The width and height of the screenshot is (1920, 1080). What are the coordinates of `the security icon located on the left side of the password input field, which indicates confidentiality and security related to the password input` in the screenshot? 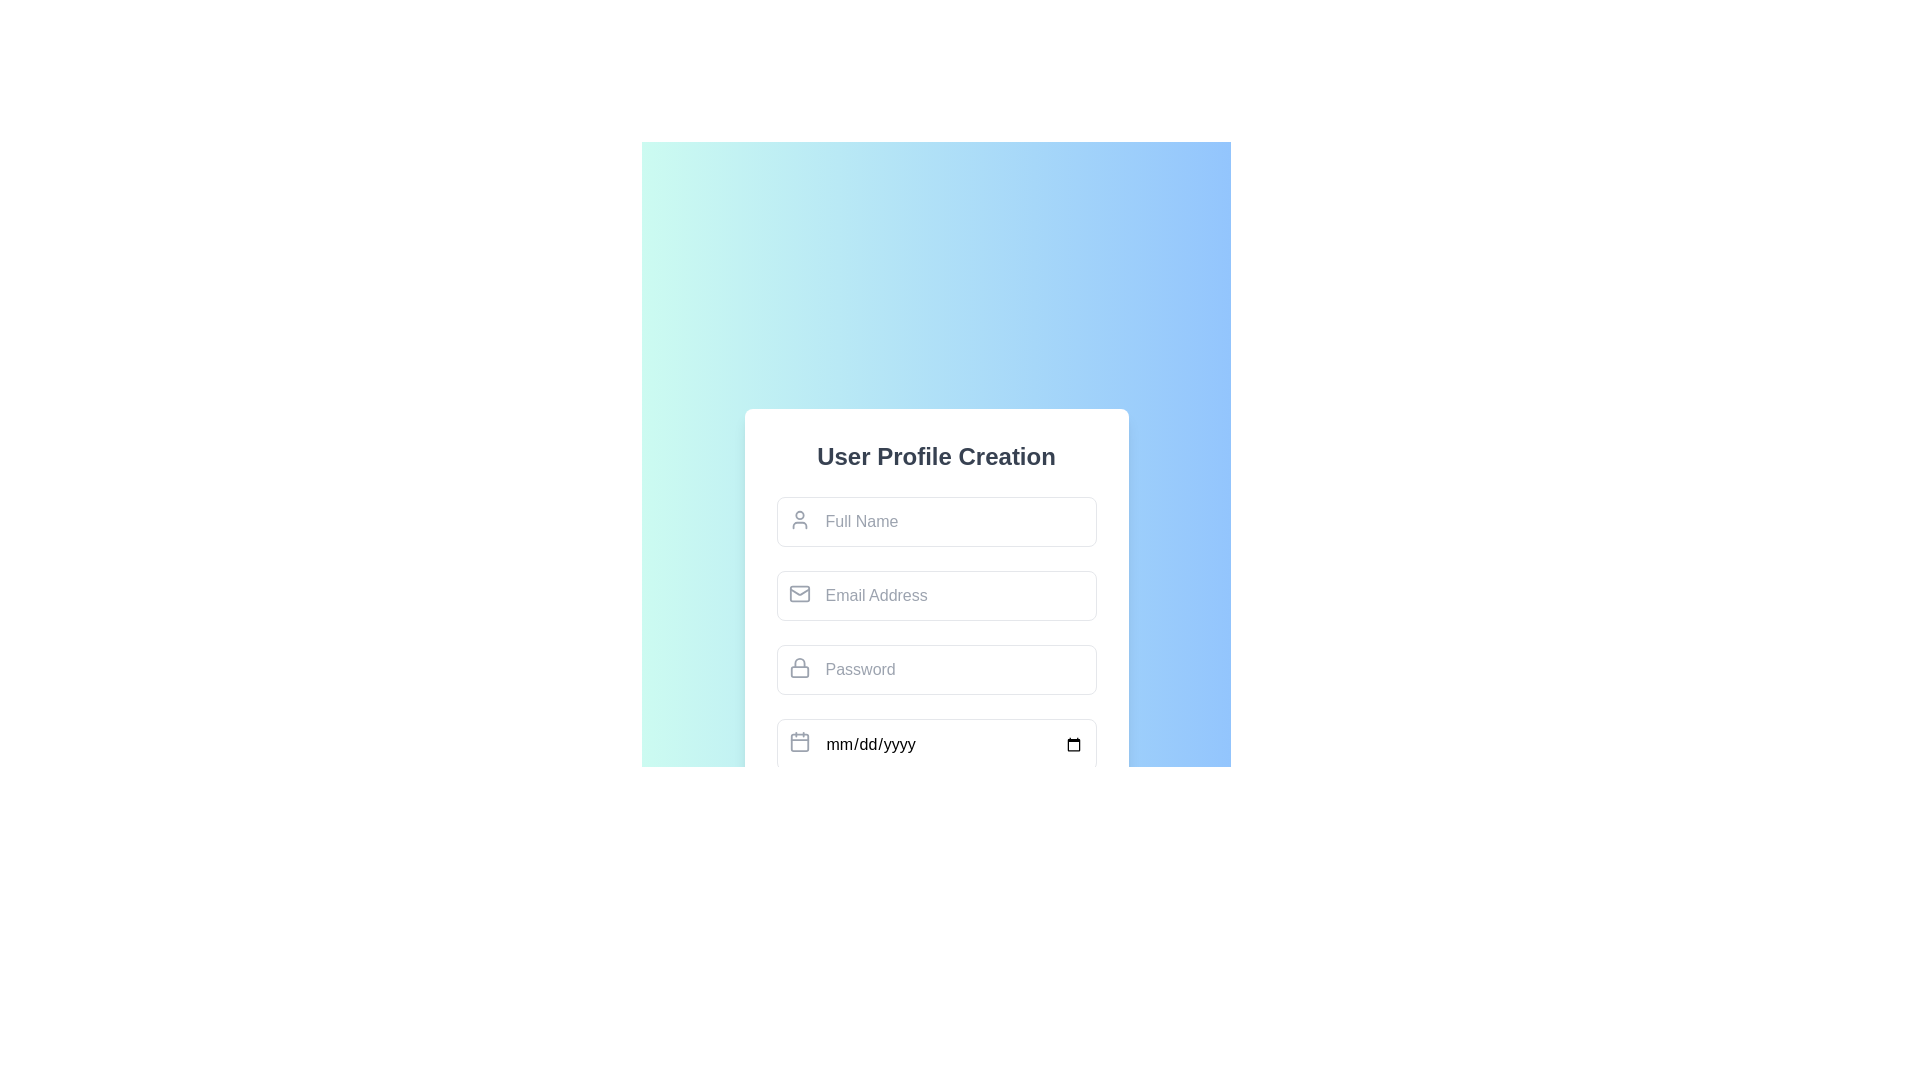 It's located at (798, 667).